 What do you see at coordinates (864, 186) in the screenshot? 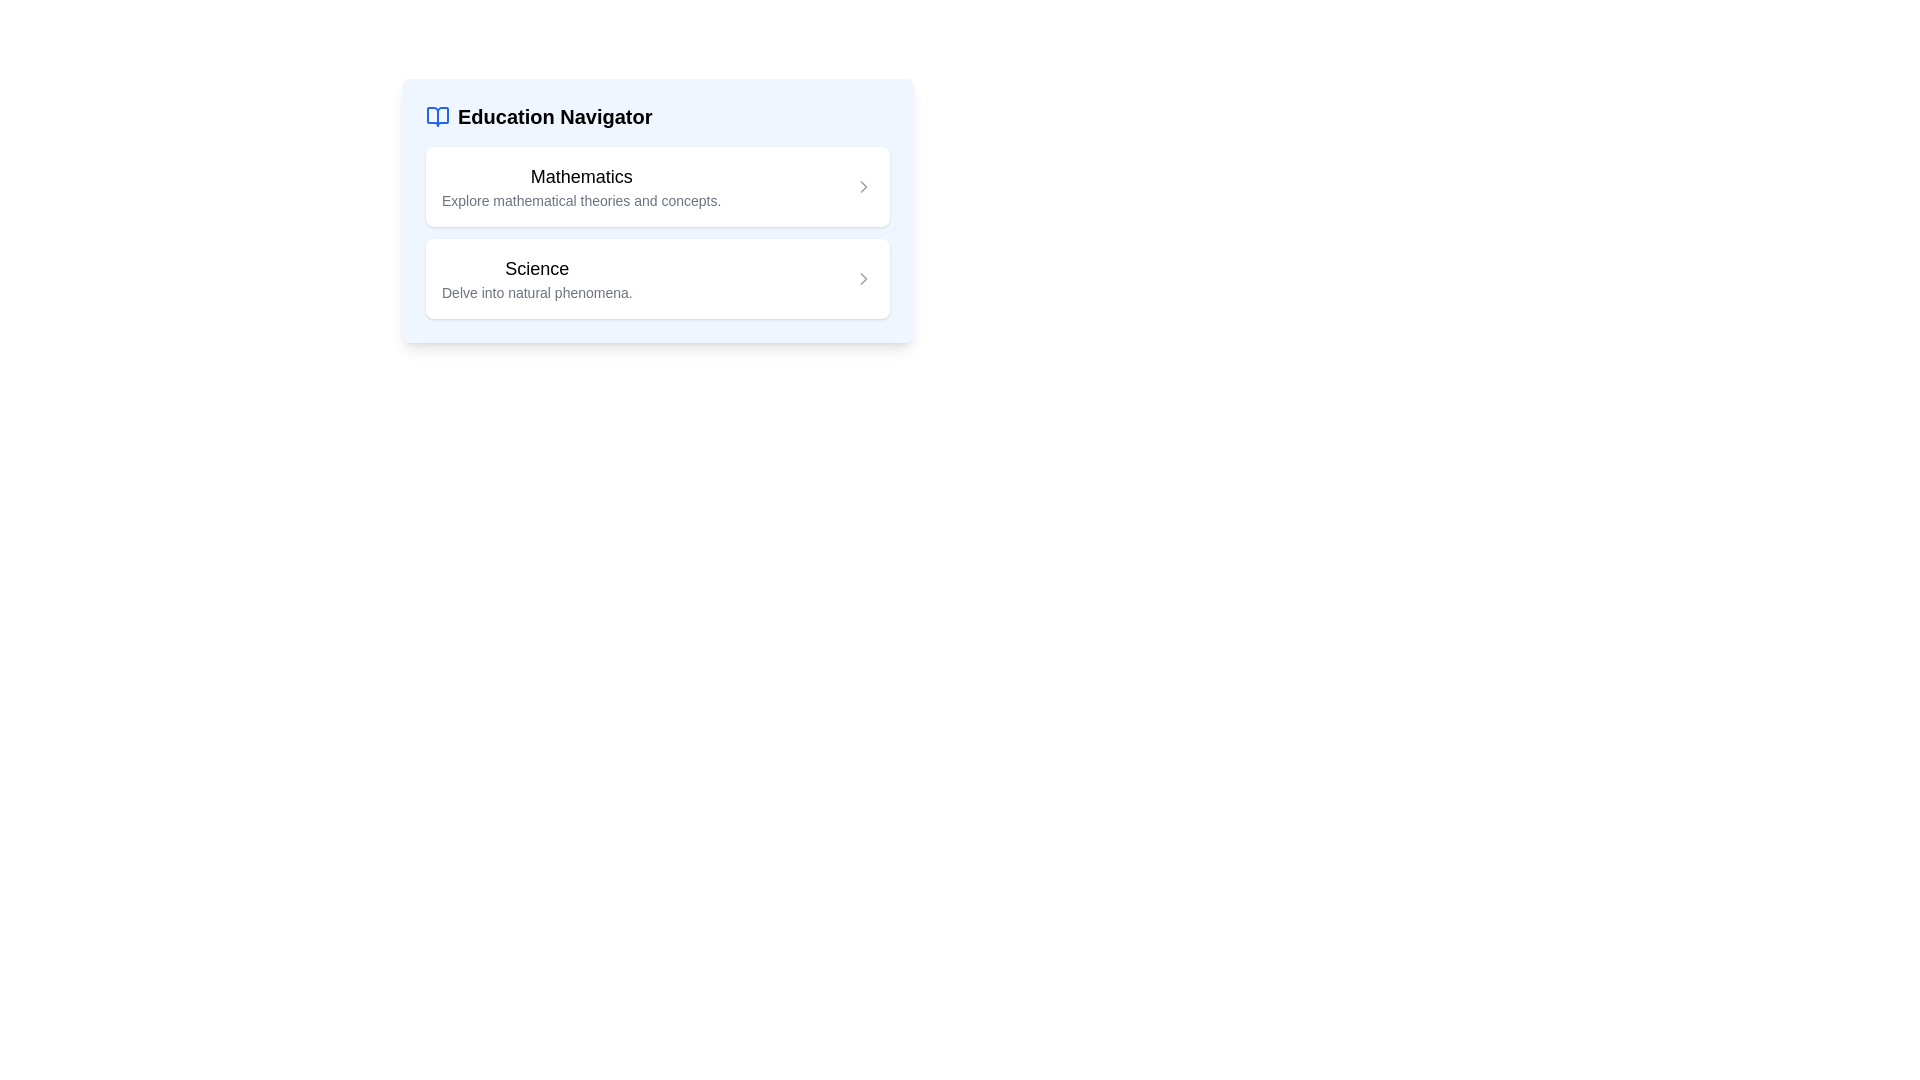
I see `the right-pointing chevron icon located at the far right of the box labeled 'Mathematics'` at bounding box center [864, 186].